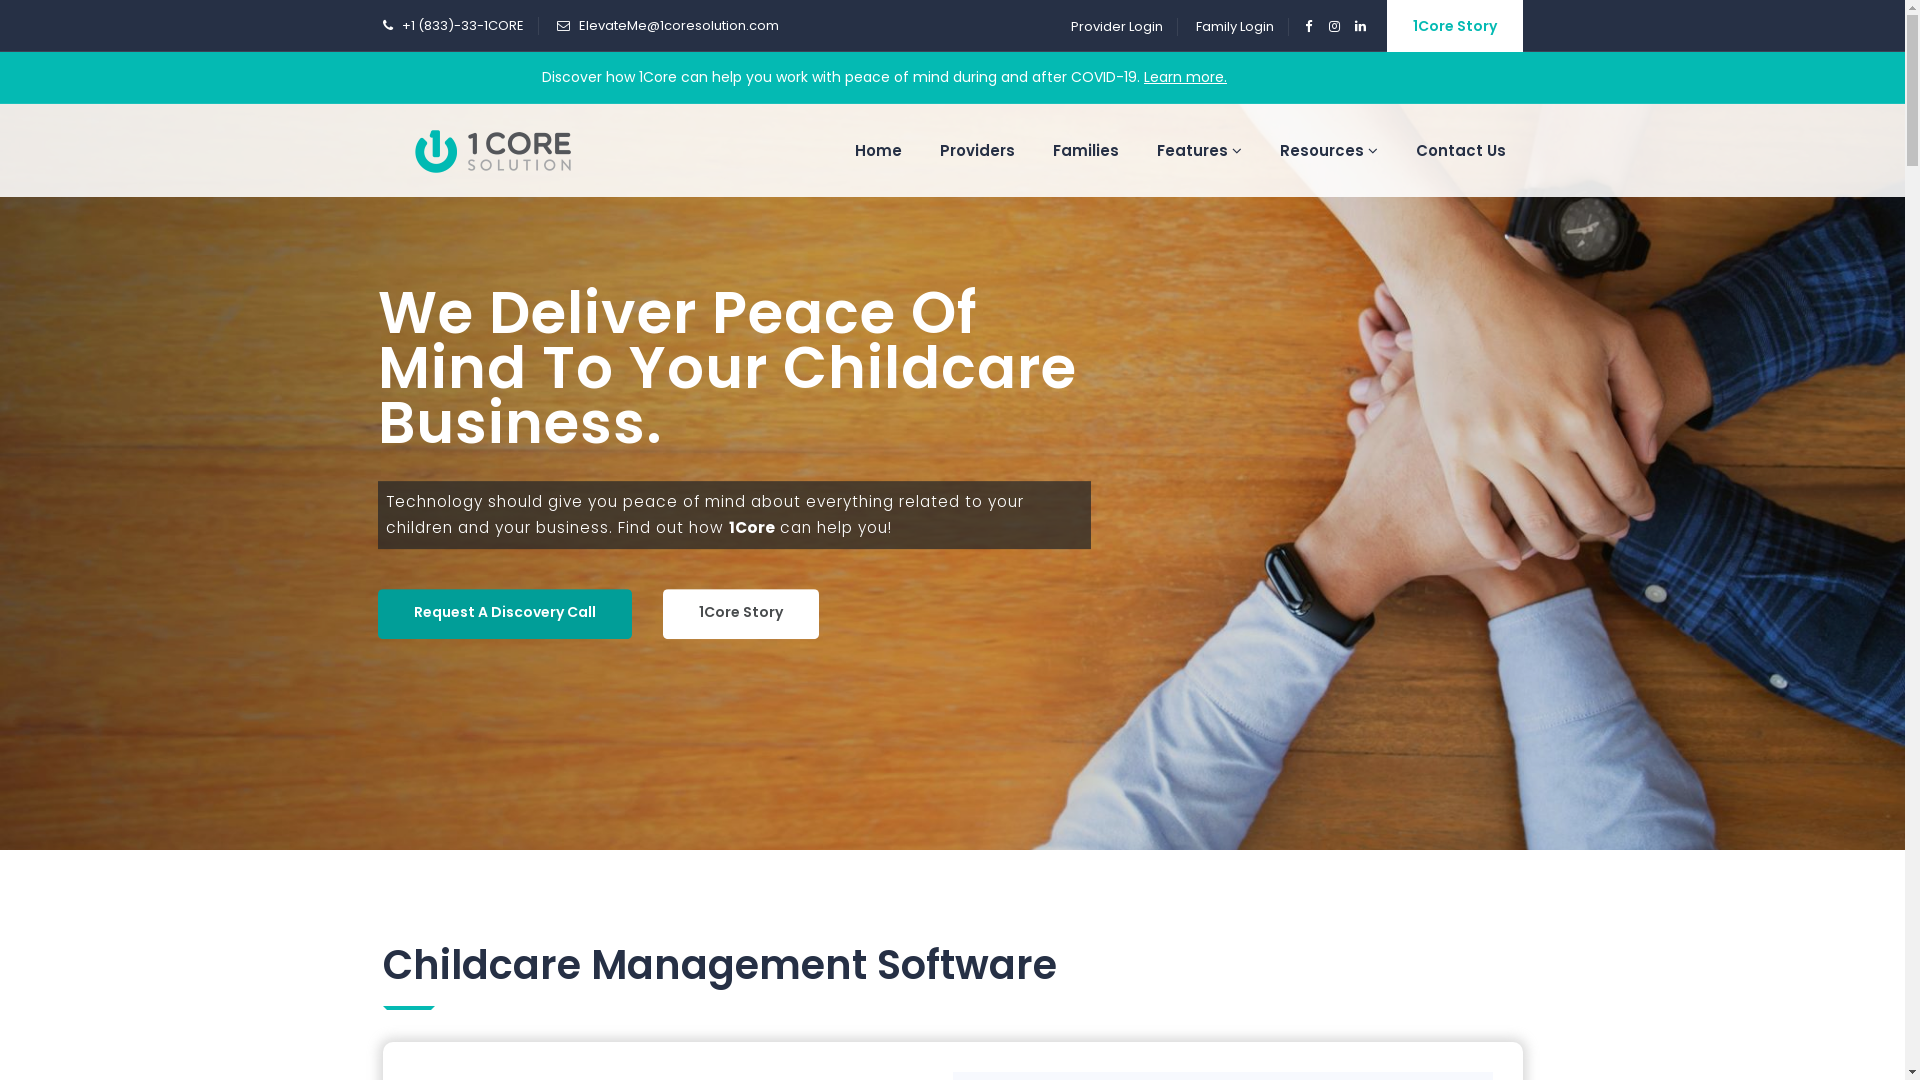 The height and width of the screenshot is (1080, 1920). Describe the element at coordinates (878, 149) in the screenshot. I see `'Home'` at that location.